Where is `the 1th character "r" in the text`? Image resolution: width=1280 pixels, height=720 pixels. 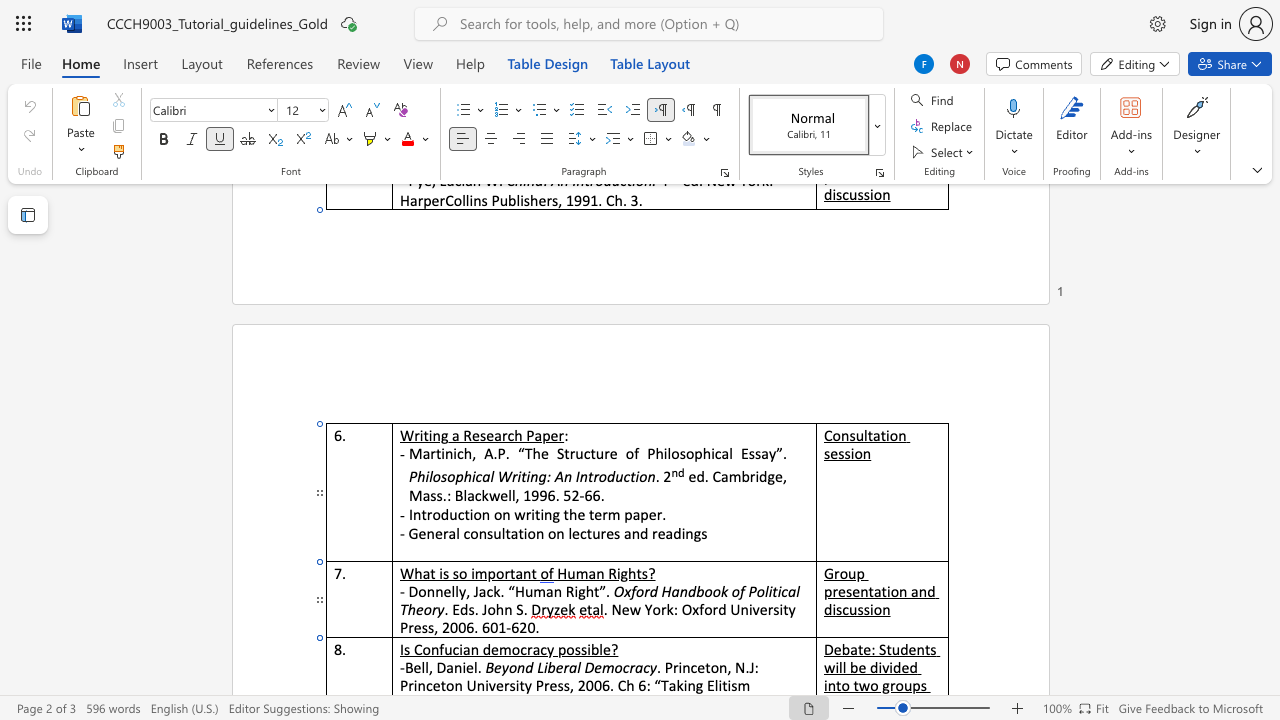
the 1th character "r" in the text is located at coordinates (565, 667).